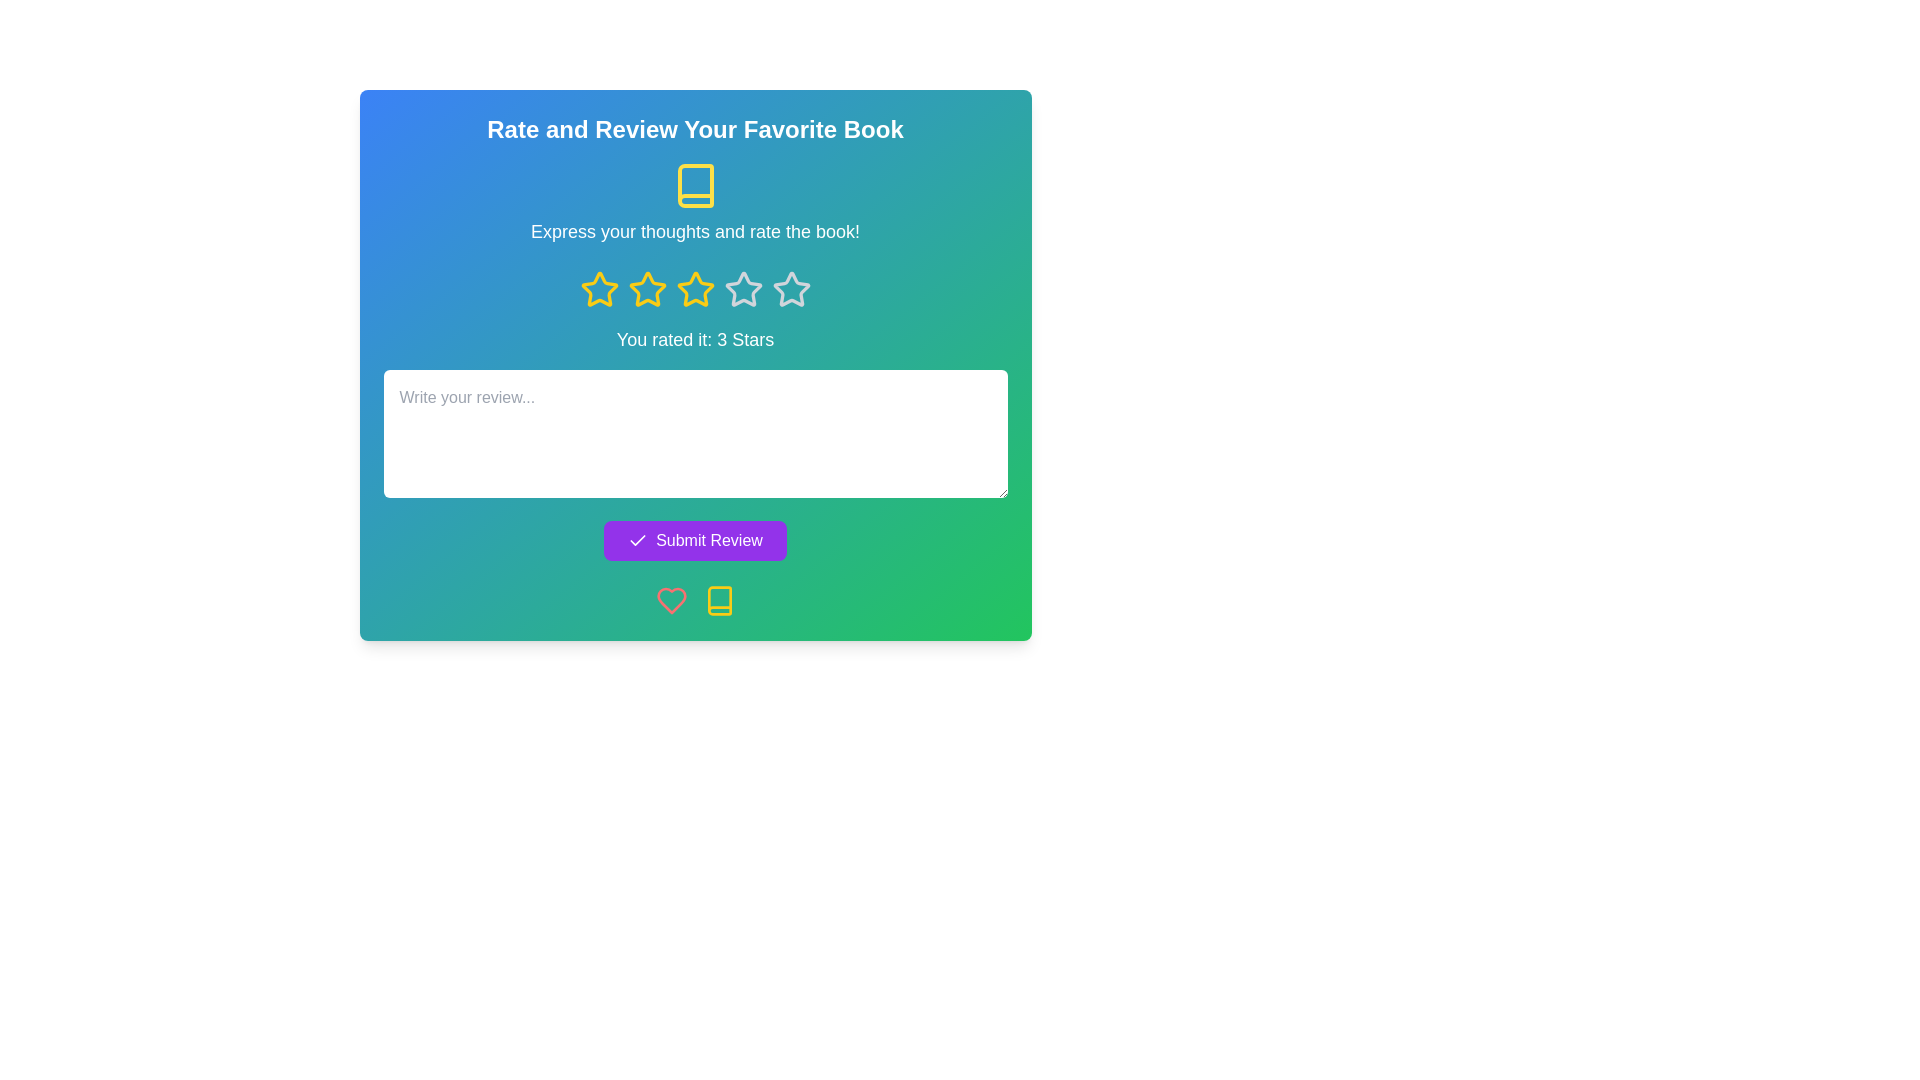 This screenshot has height=1080, width=1920. What do you see at coordinates (695, 289) in the screenshot?
I see `the third star icon in the five-point rating system` at bounding box center [695, 289].